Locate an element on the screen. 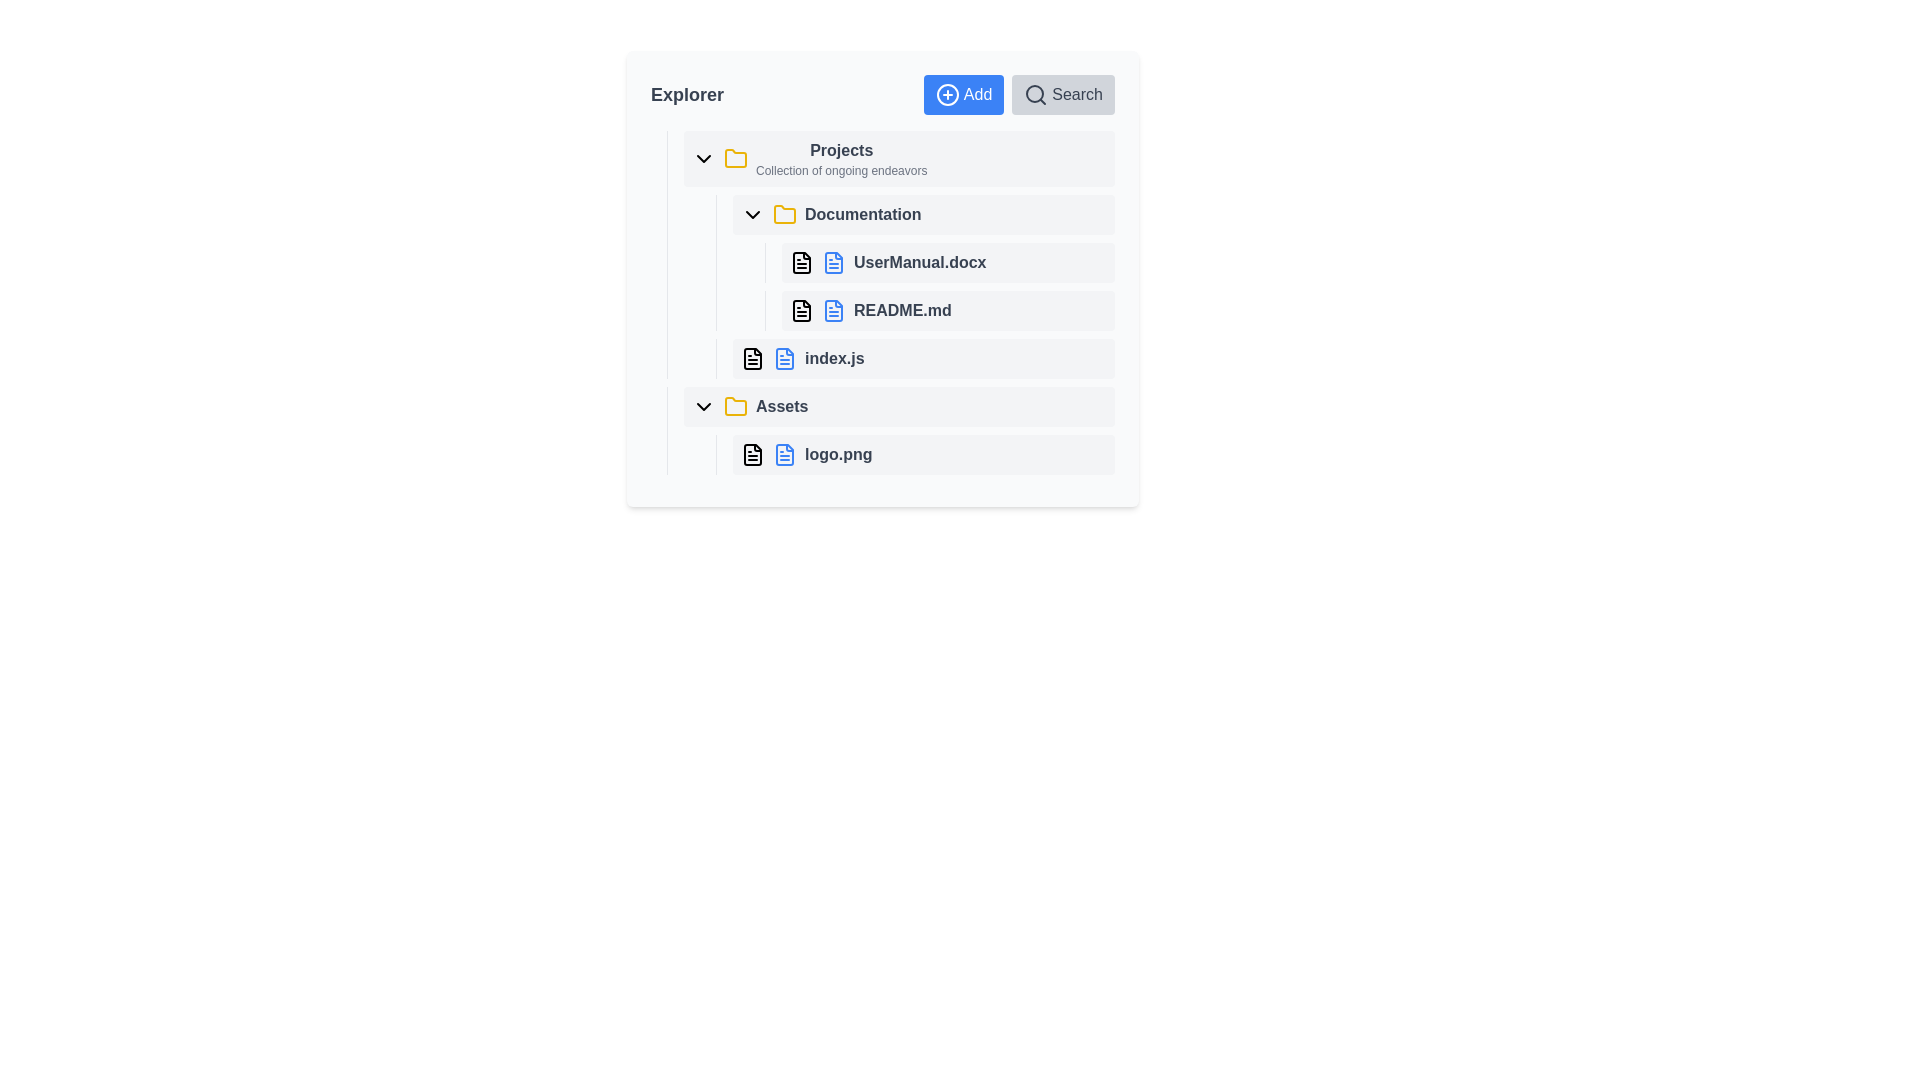  the small document icon with a black outline, located immediately to the left of the 'README.md' label in the file explorer is located at coordinates (801, 311).